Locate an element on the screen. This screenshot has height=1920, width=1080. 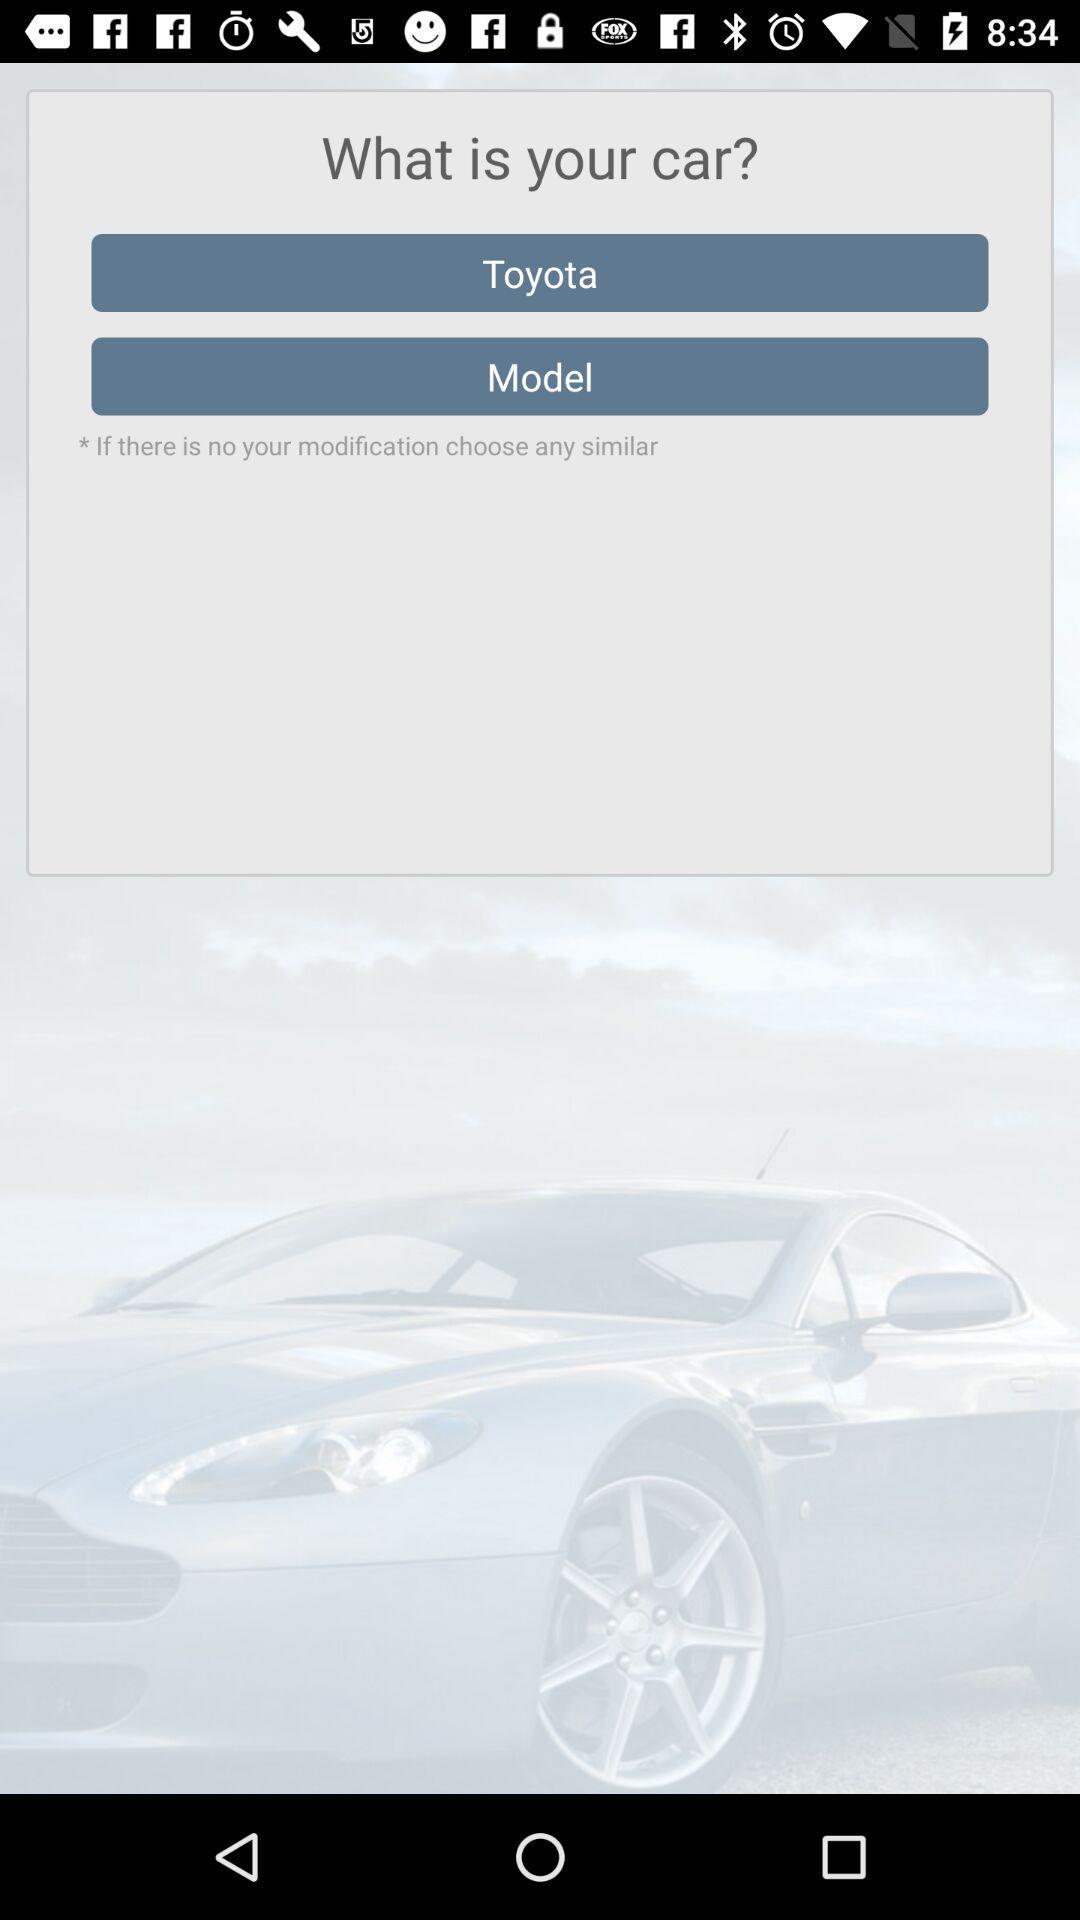
toyota is located at coordinates (540, 272).